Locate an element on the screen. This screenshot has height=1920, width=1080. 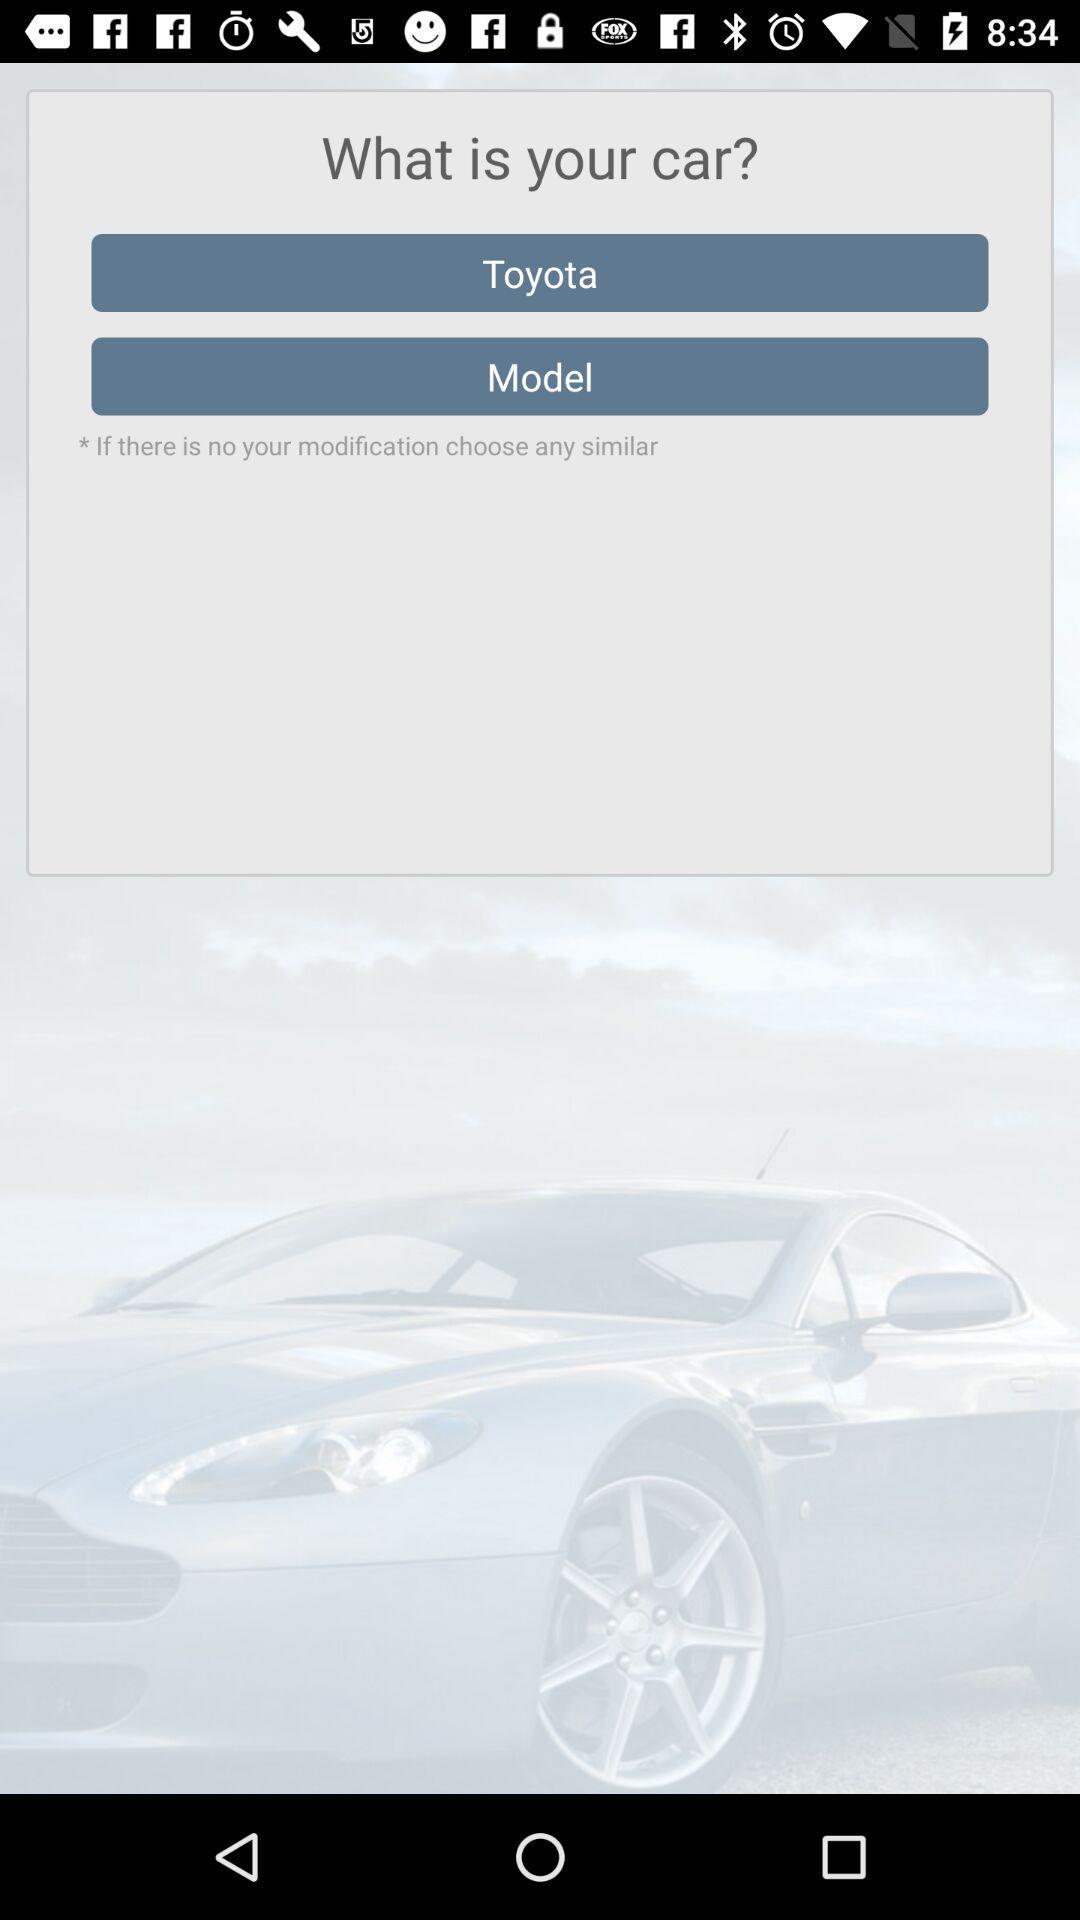
toyota is located at coordinates (540, 272).